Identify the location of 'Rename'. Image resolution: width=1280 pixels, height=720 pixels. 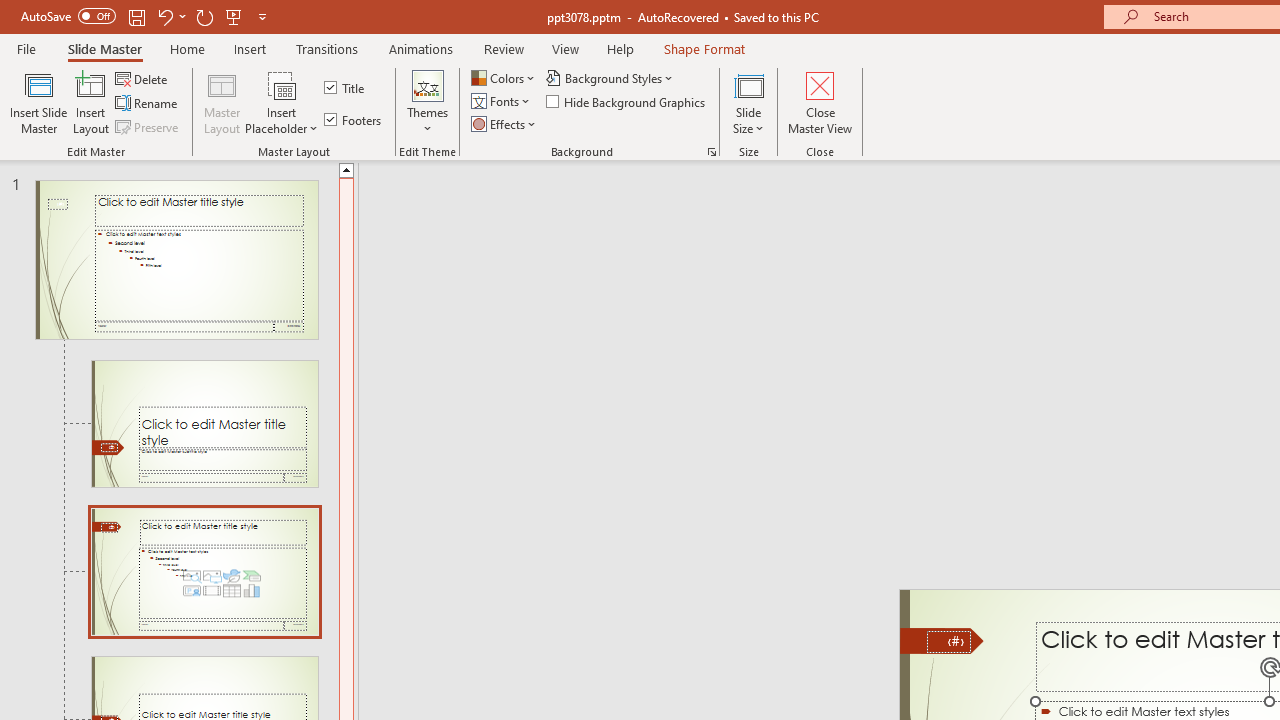
(147, 103).